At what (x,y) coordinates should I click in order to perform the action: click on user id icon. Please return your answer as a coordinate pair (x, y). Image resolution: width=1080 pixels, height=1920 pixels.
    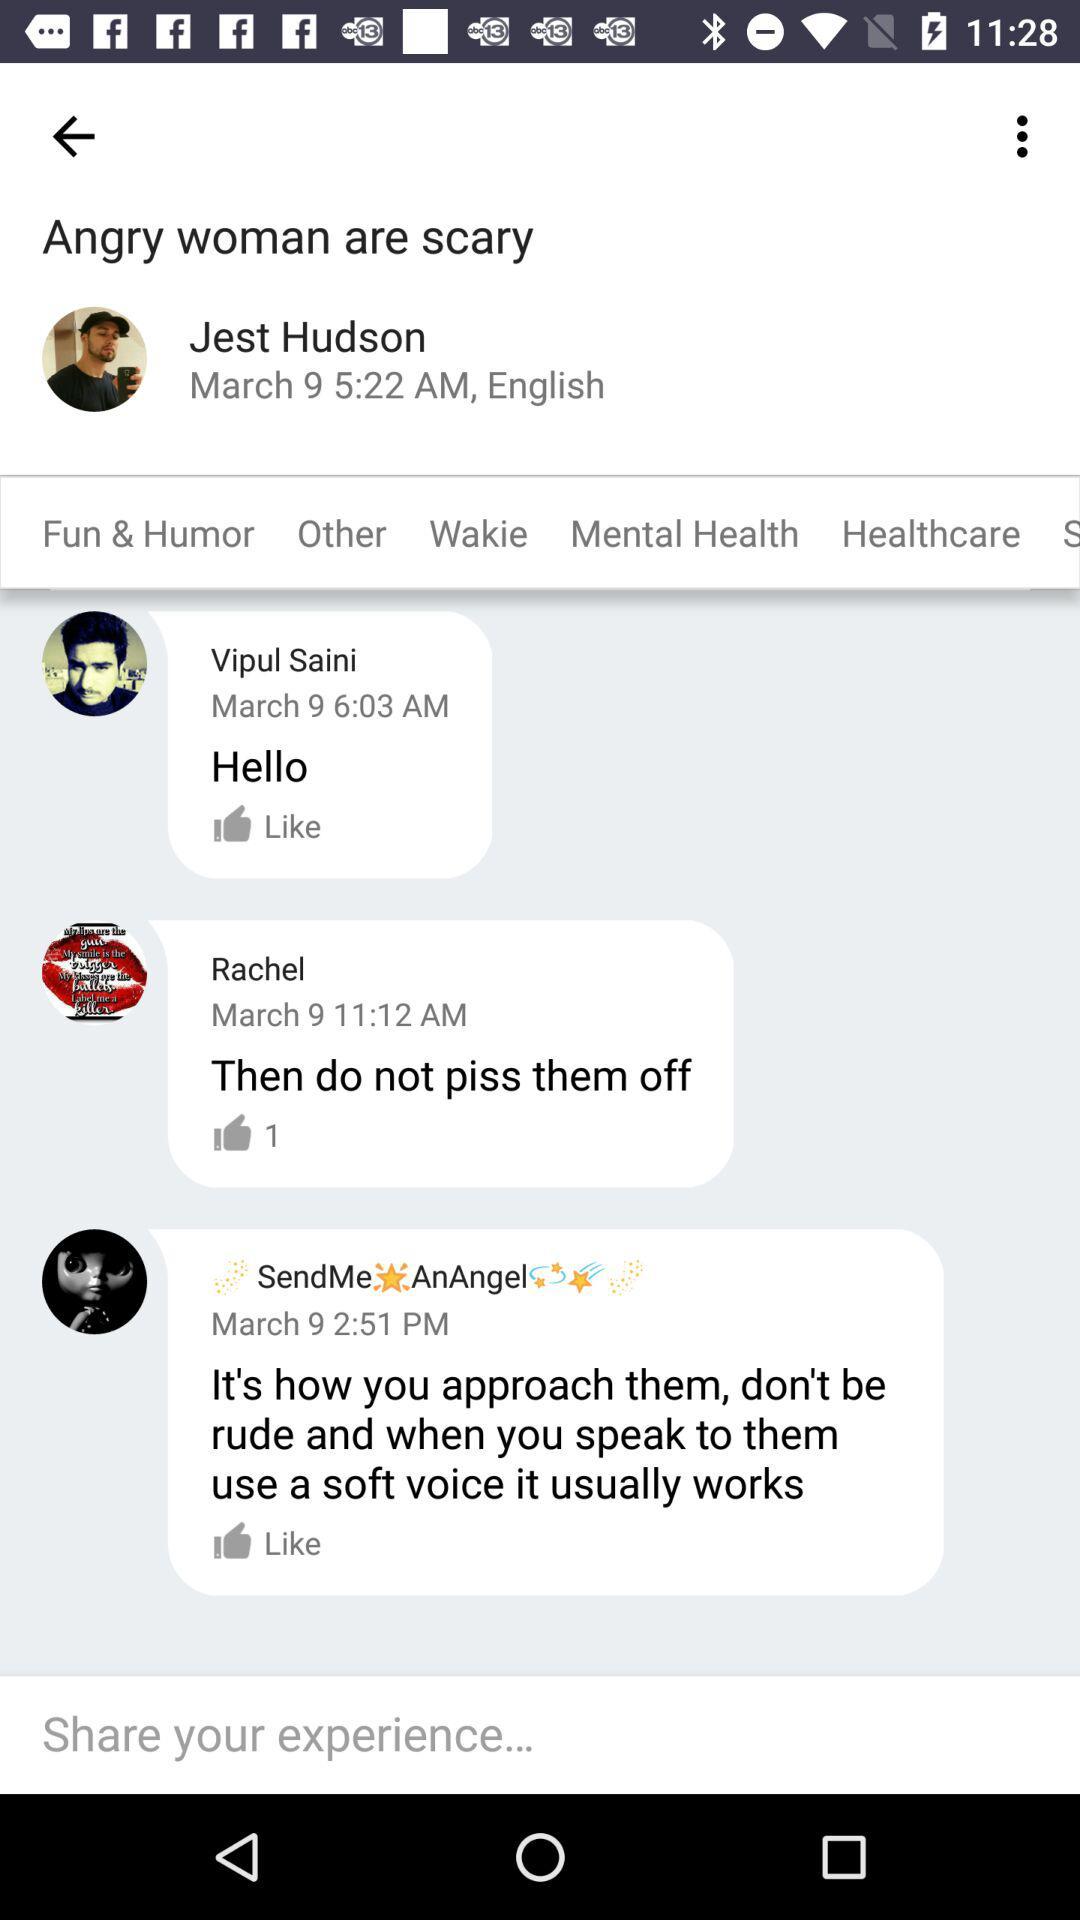
    Looking at the image, I should click on (94, 972).